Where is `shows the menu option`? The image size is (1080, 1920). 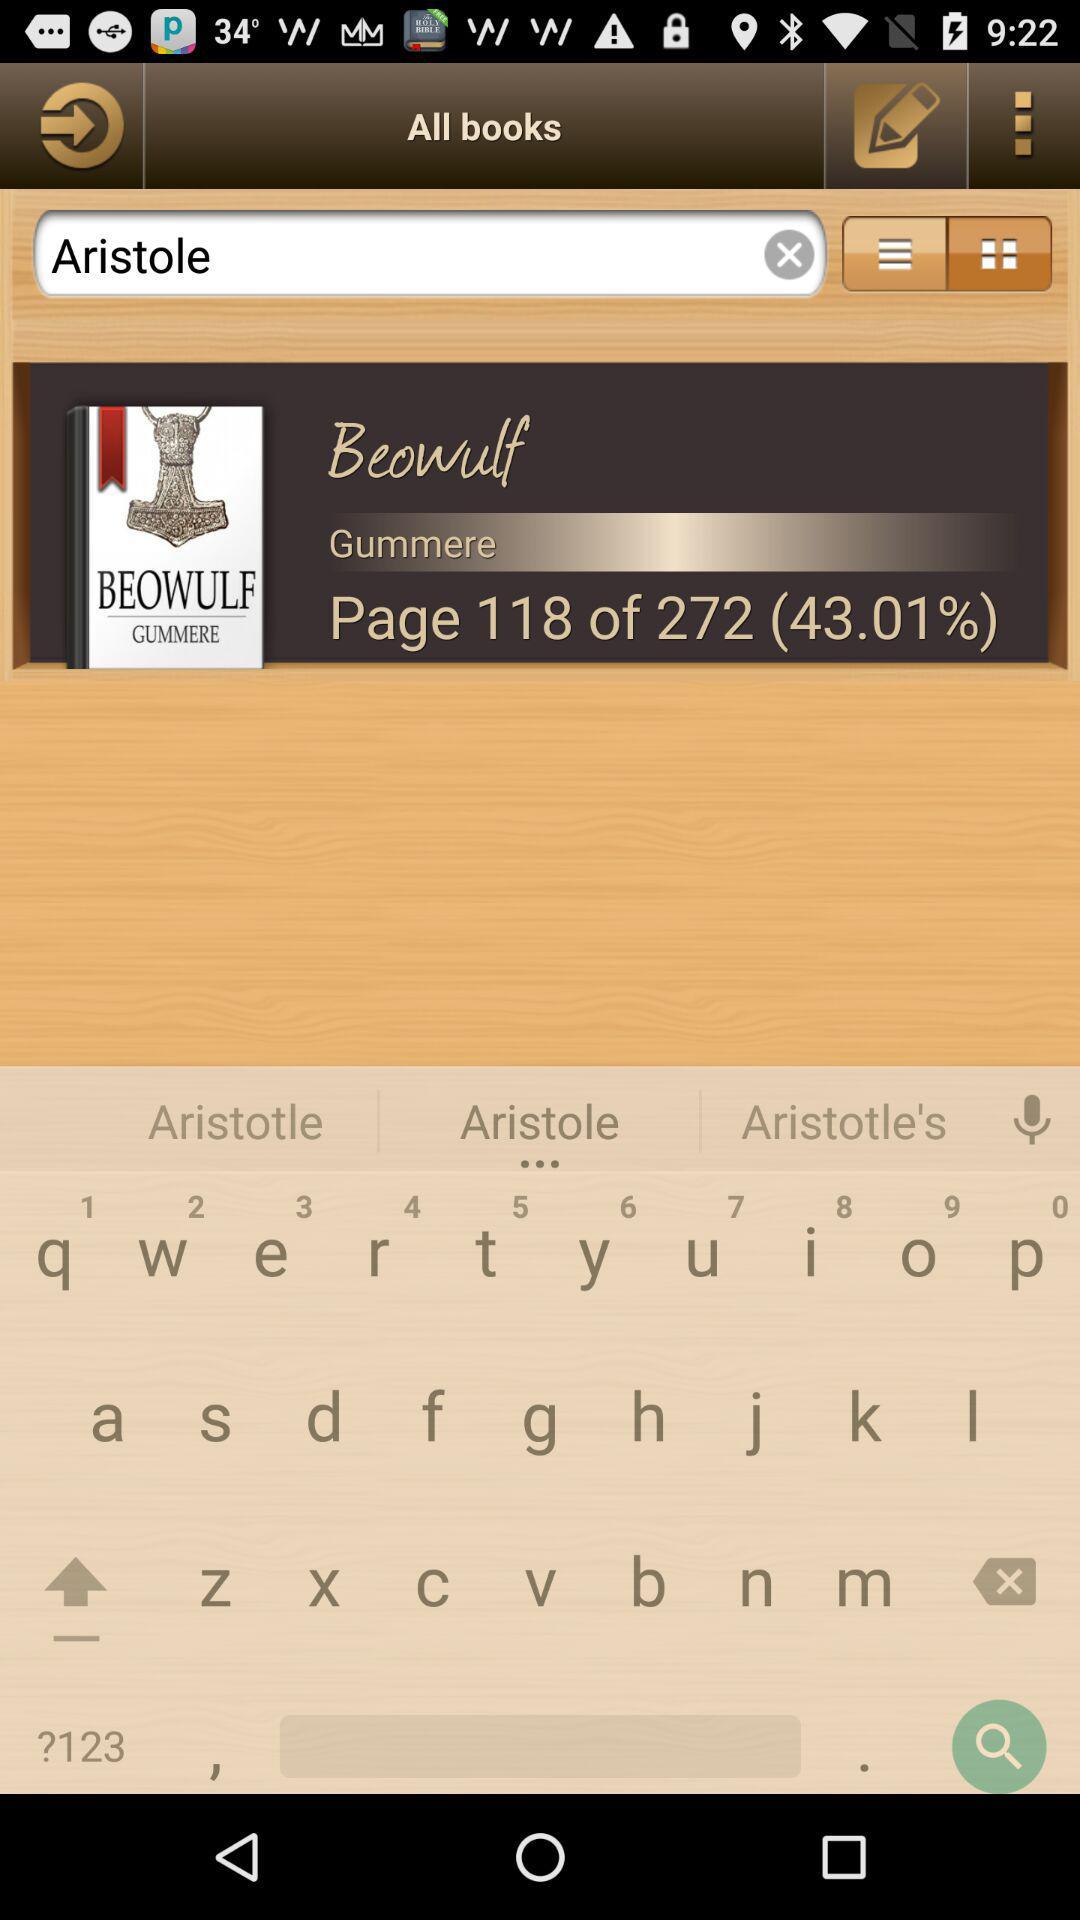
shows the menu option is located at coordinates (1024, 124).